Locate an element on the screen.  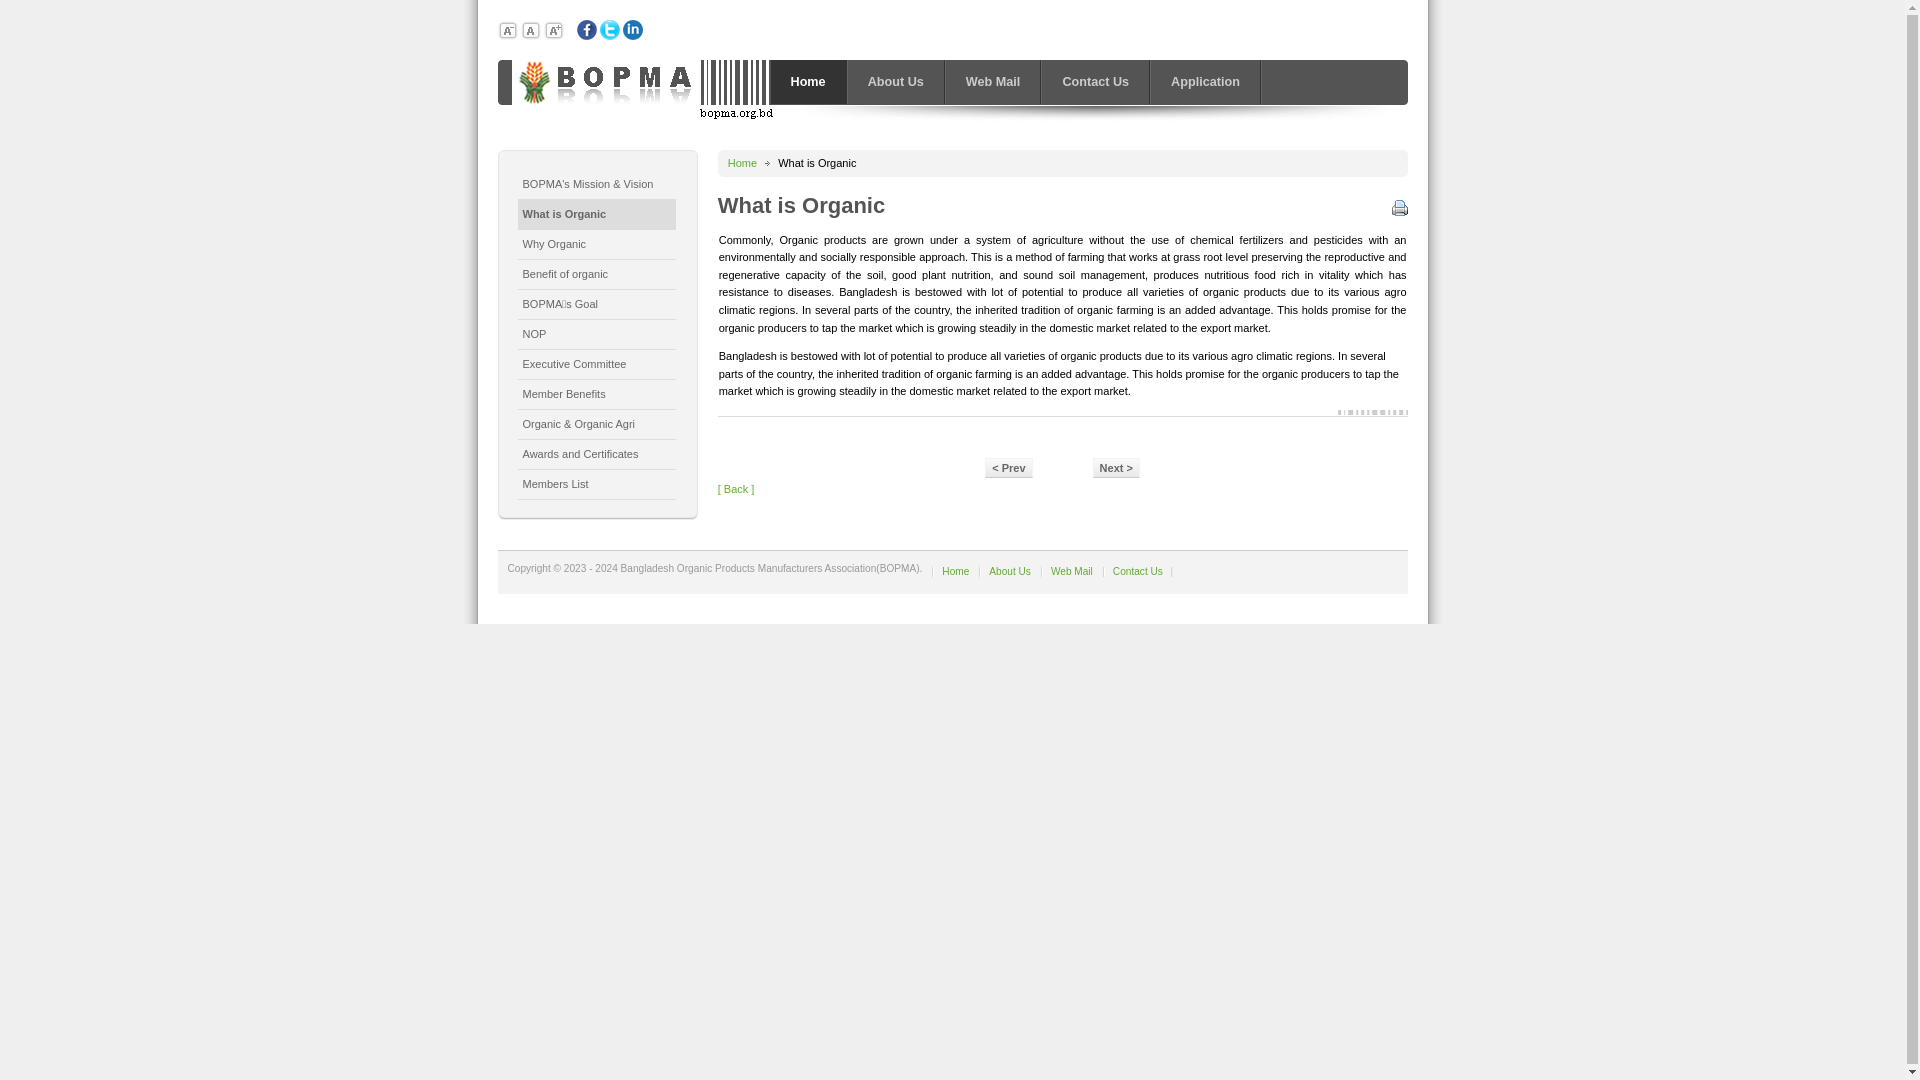
'Increase font size' is located at coordinates (553, 30).